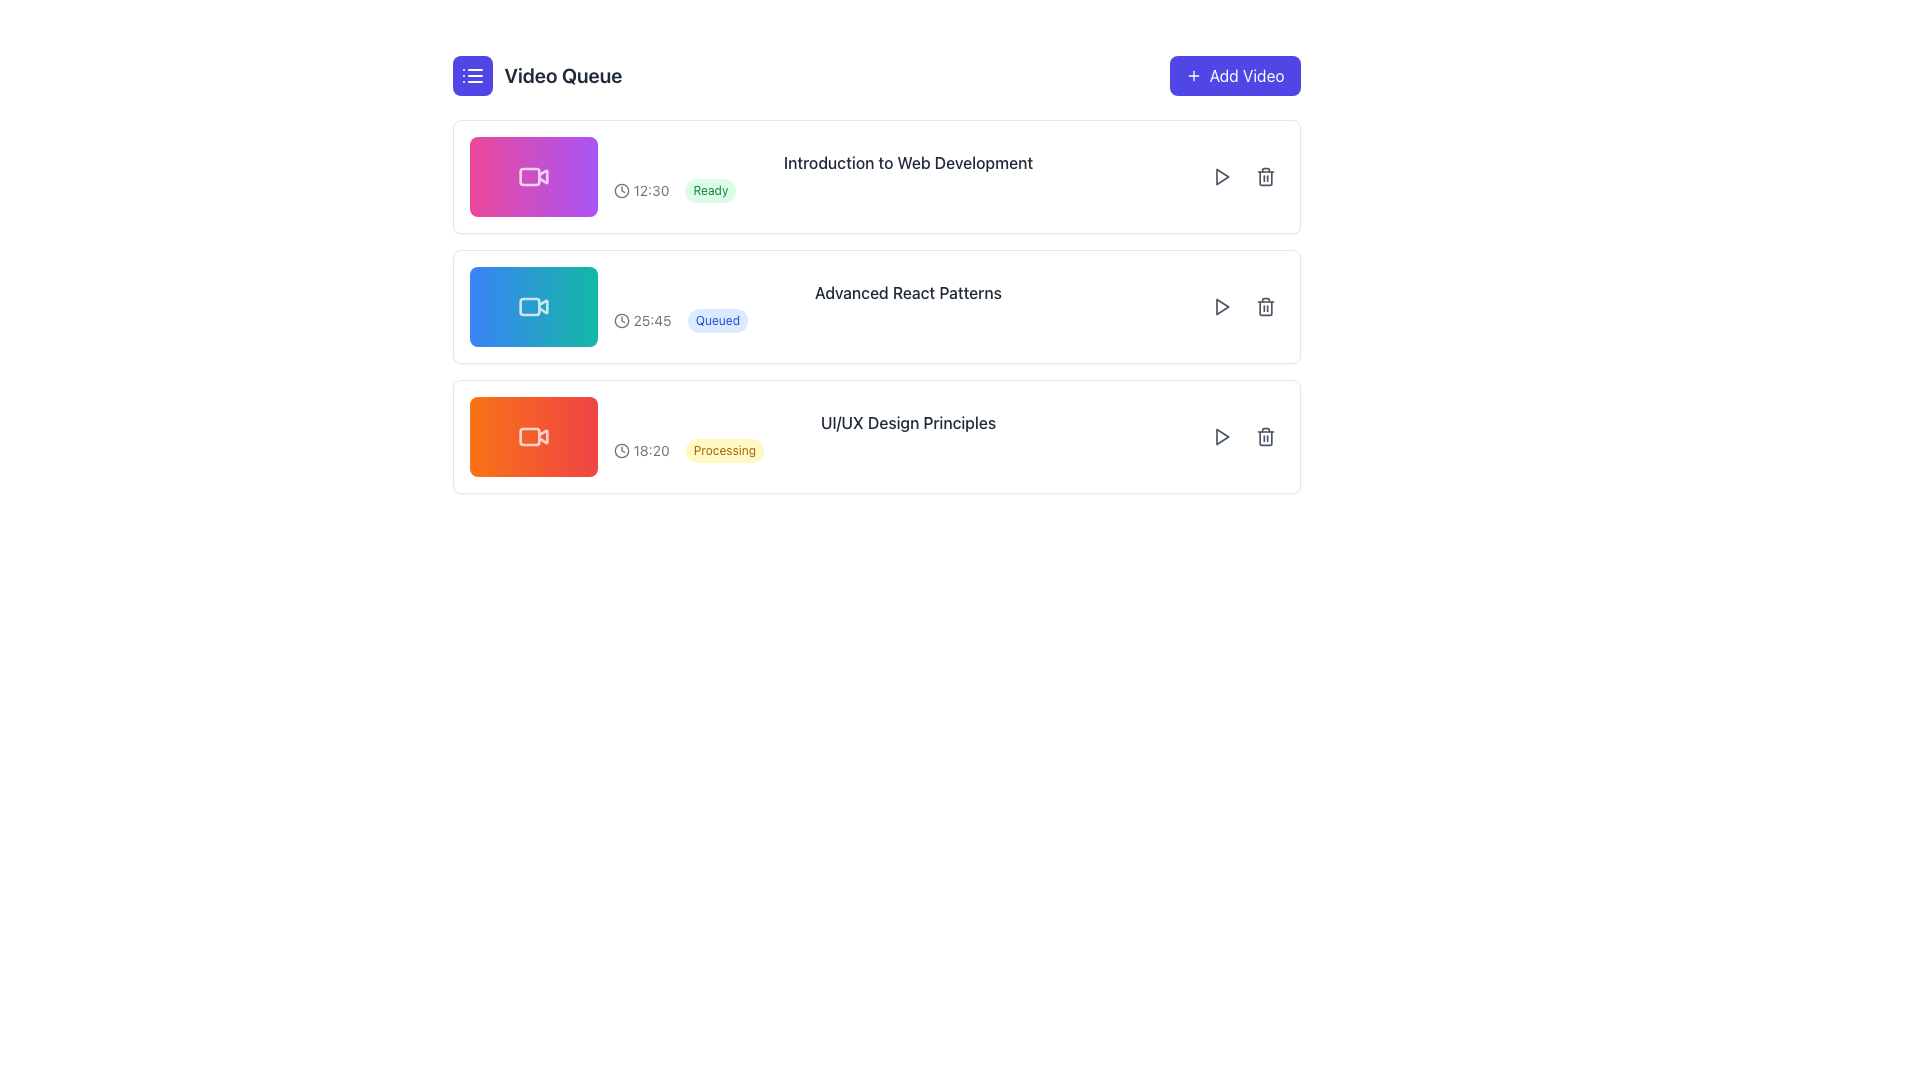 Image resolution: width=1920 pixels, height=1080 pixels. I want to click on the second video item card, which is a medium-sized rectangular card with rounded corners and a gradient background transitioning from blue to teal, featuring a white video icon at its center, so click(533, 307).